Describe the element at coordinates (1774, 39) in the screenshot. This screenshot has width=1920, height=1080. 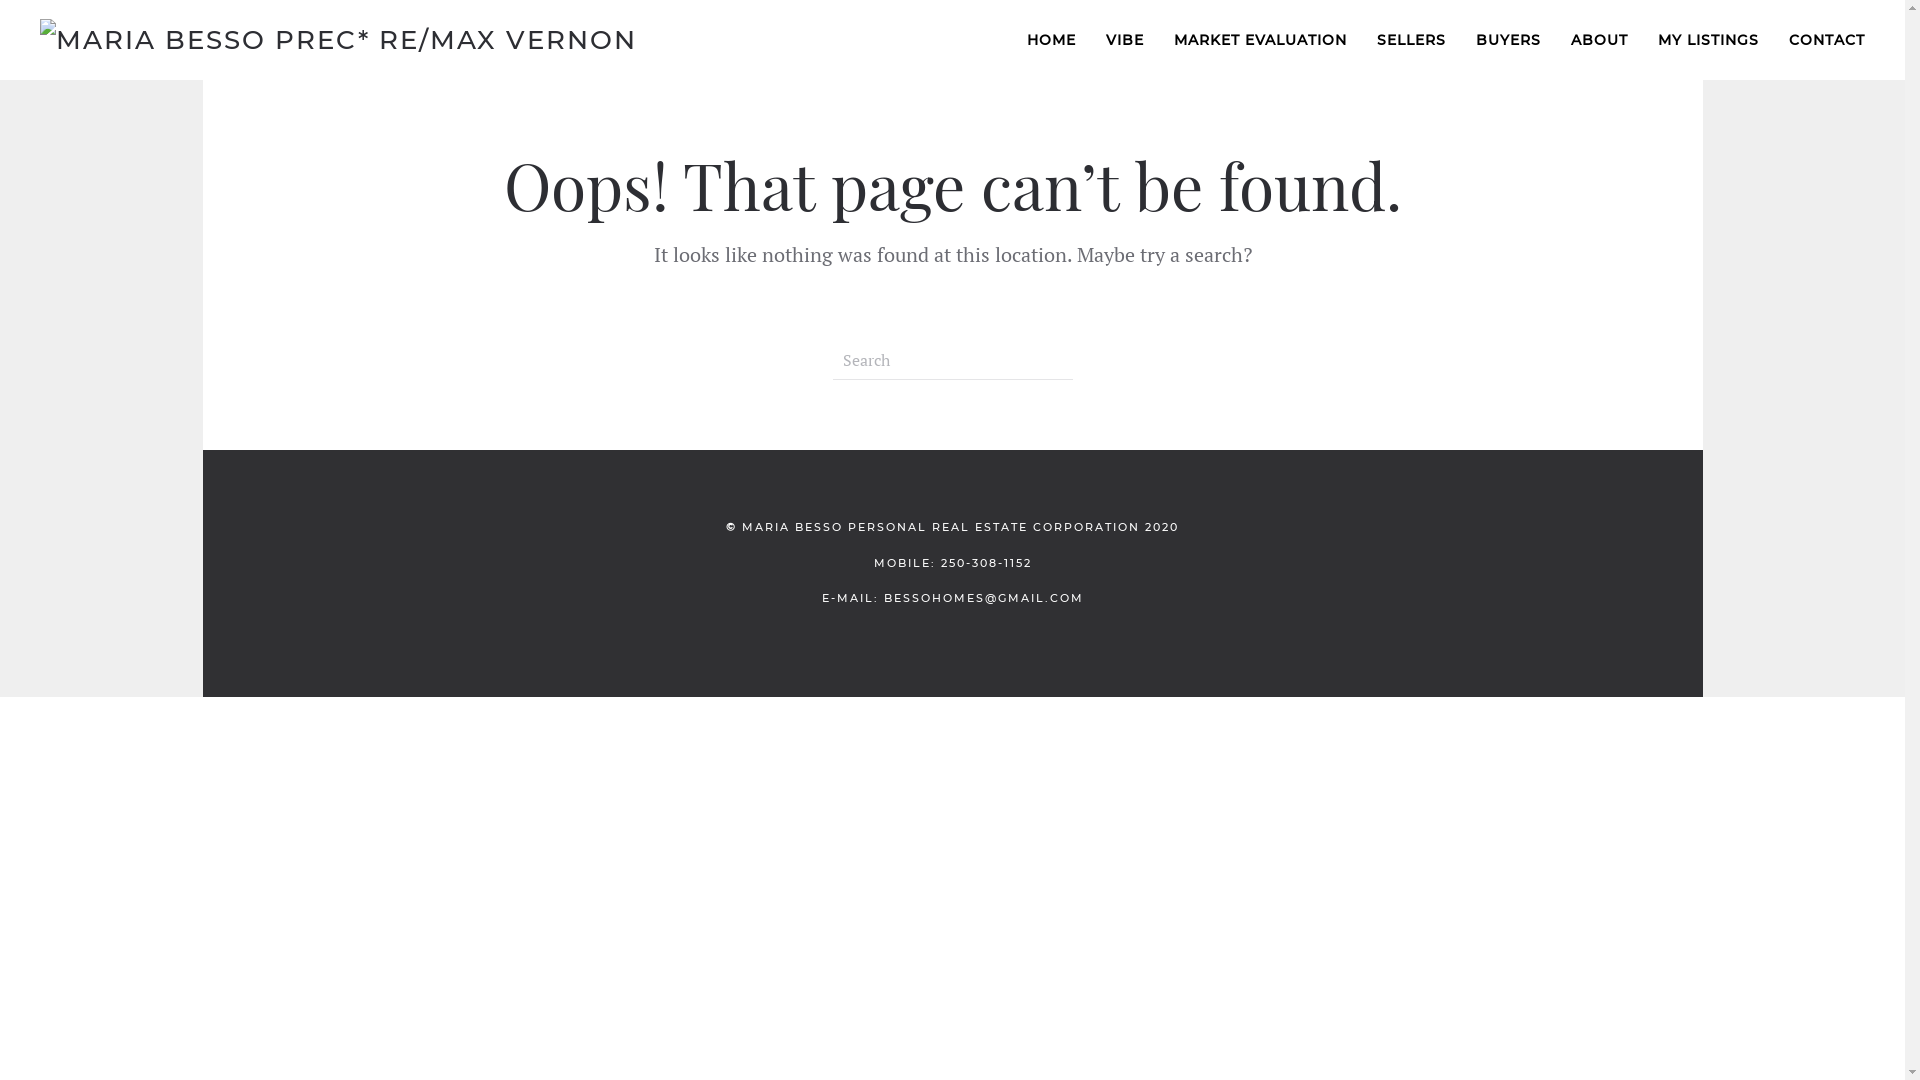
I see `'CONTACT'` at that location.